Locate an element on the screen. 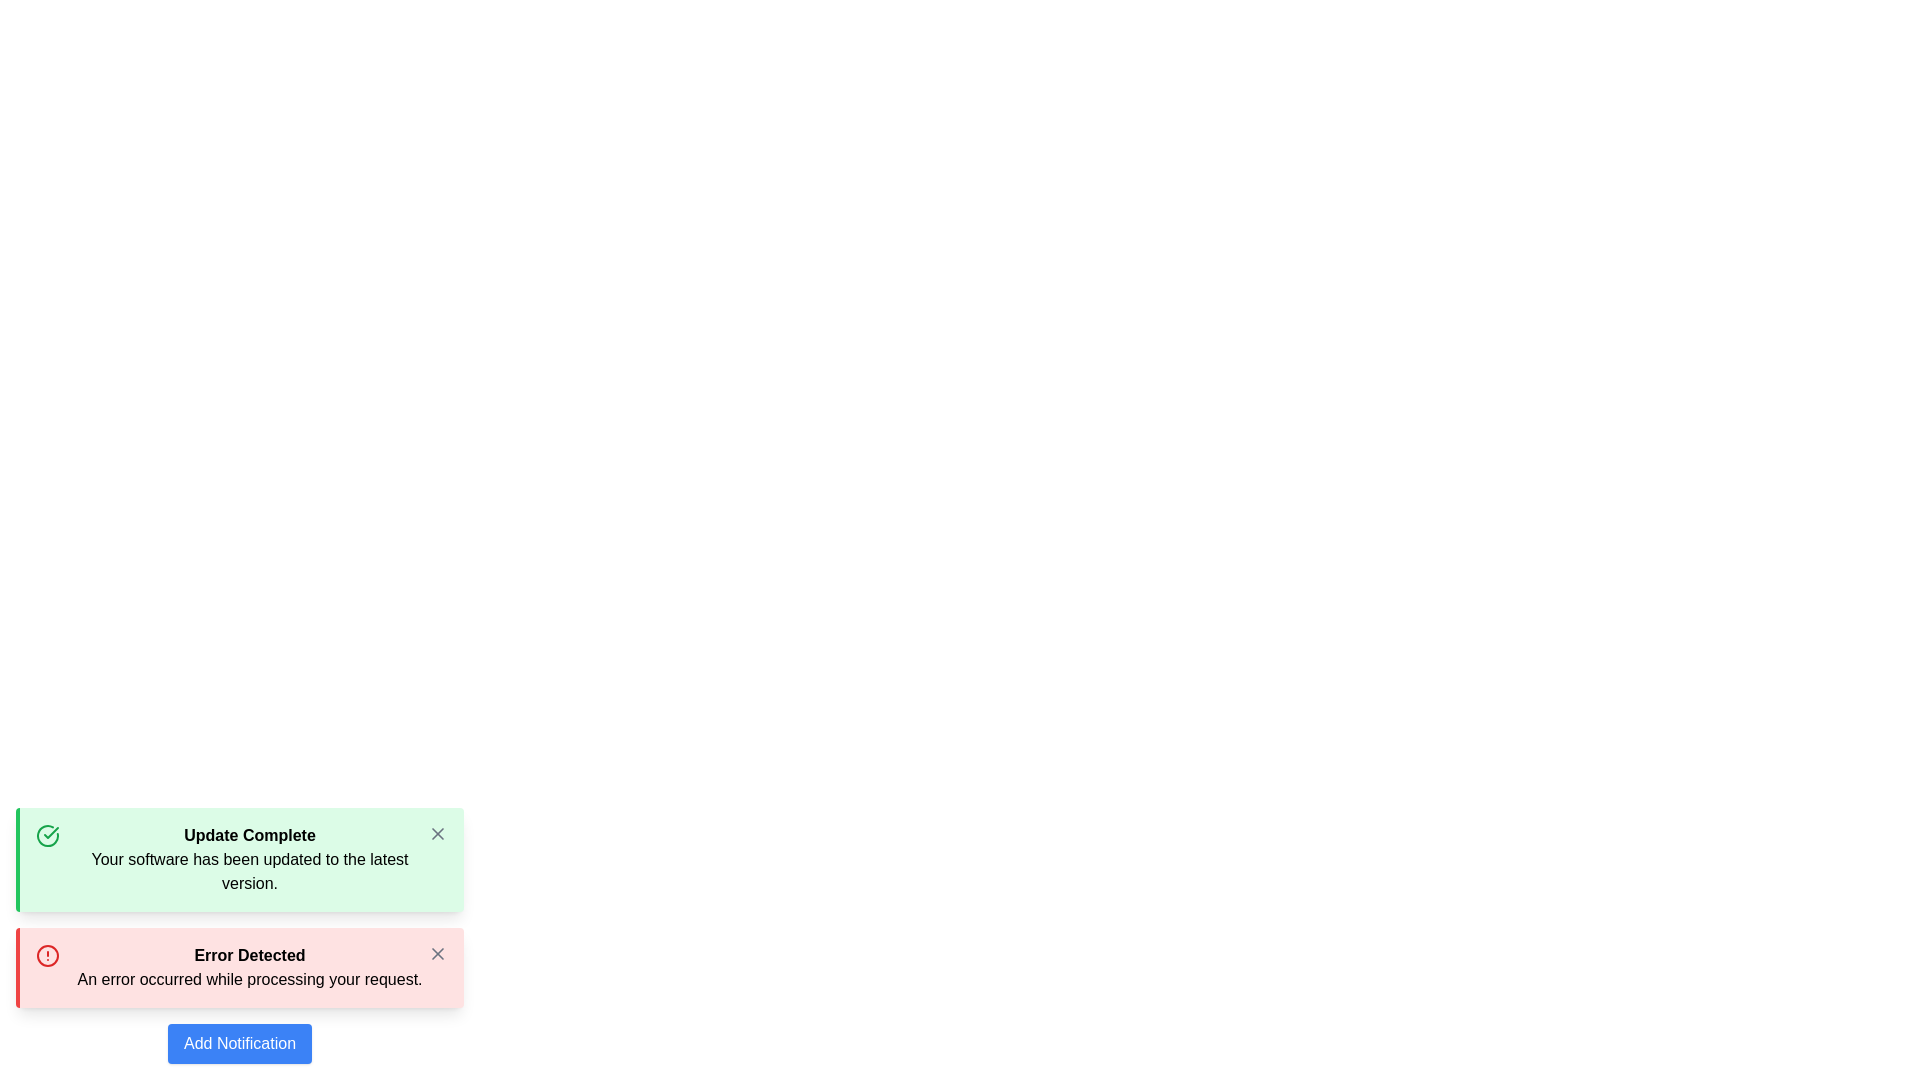 This screenshot has height=1080, width=1920. the close button located in the top-right corner of the error notification is located at coordinates (436, 952).